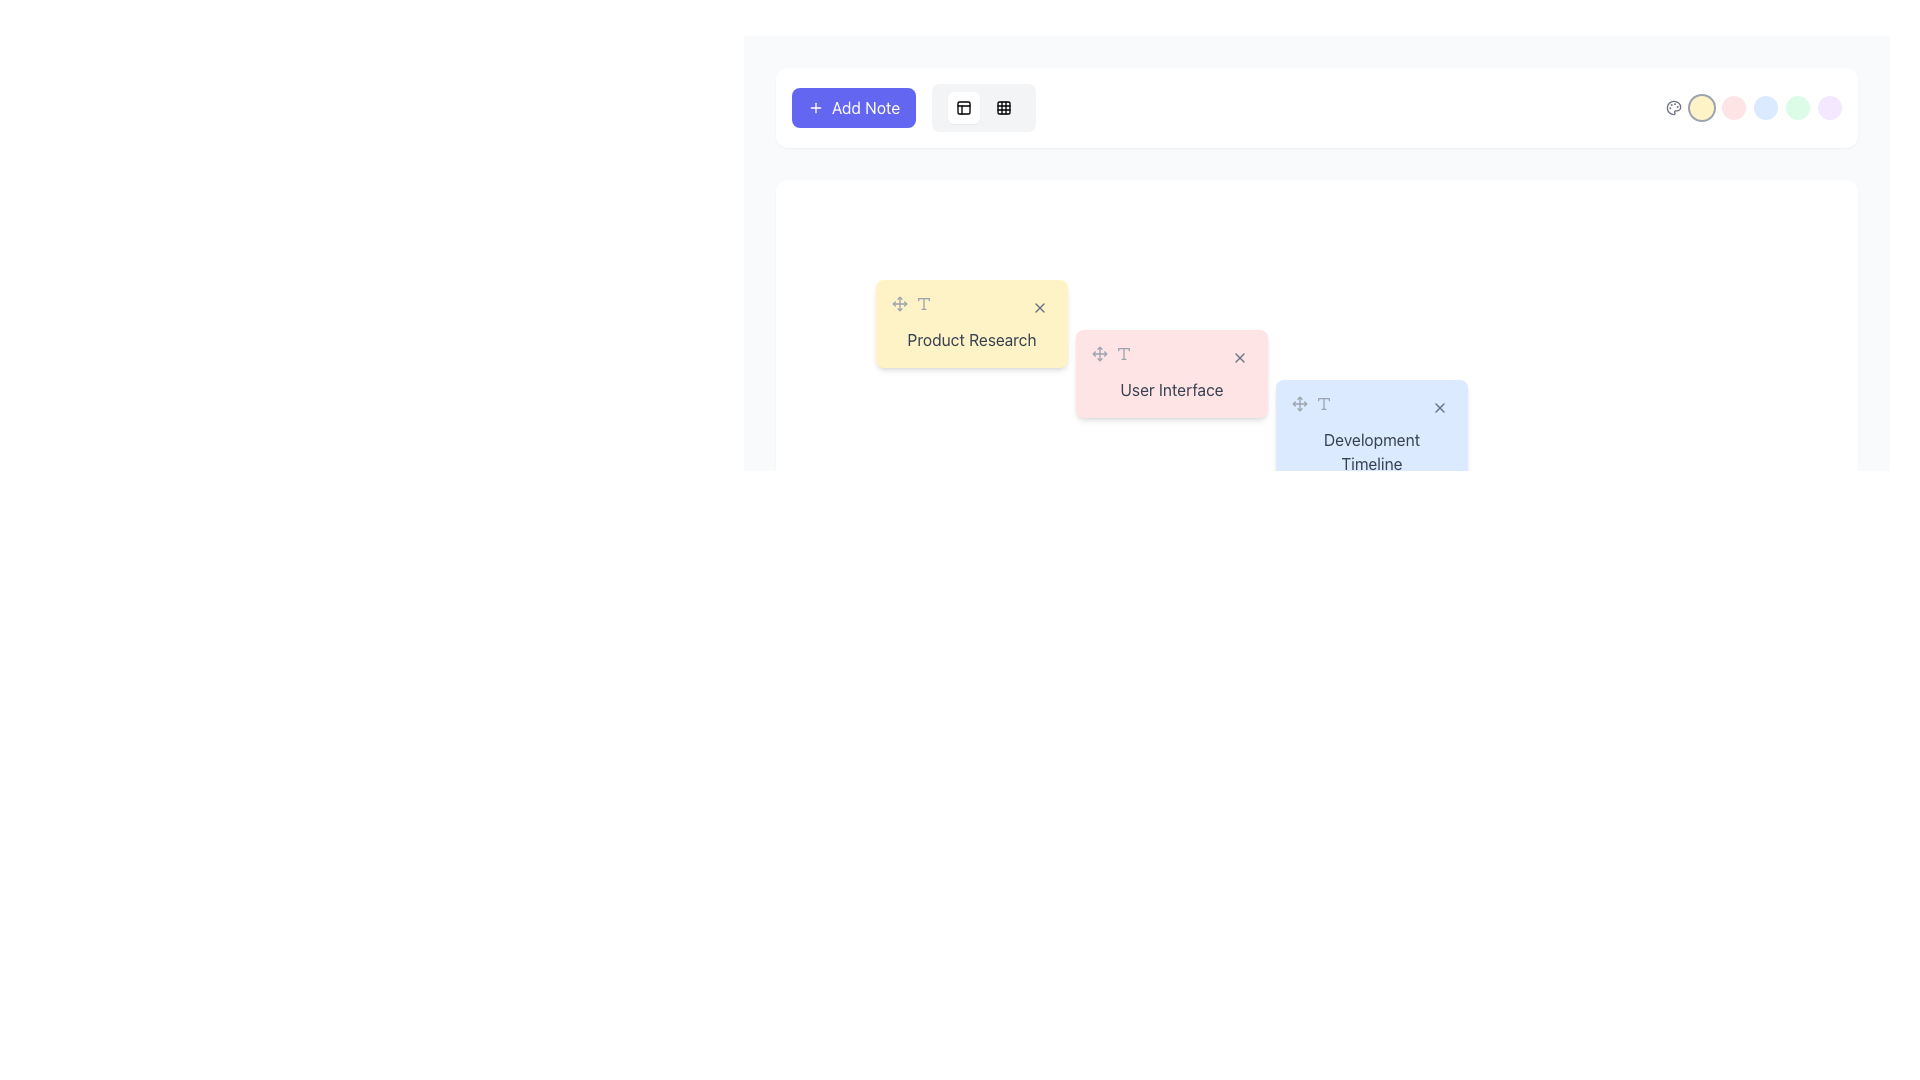 The image size is (1920, 1080). I want to click on the text formatting icon shaped like a 'T', which is the second icon in the horizontal arrangement on the yellow 'Product Research' card, so click(923, 304).